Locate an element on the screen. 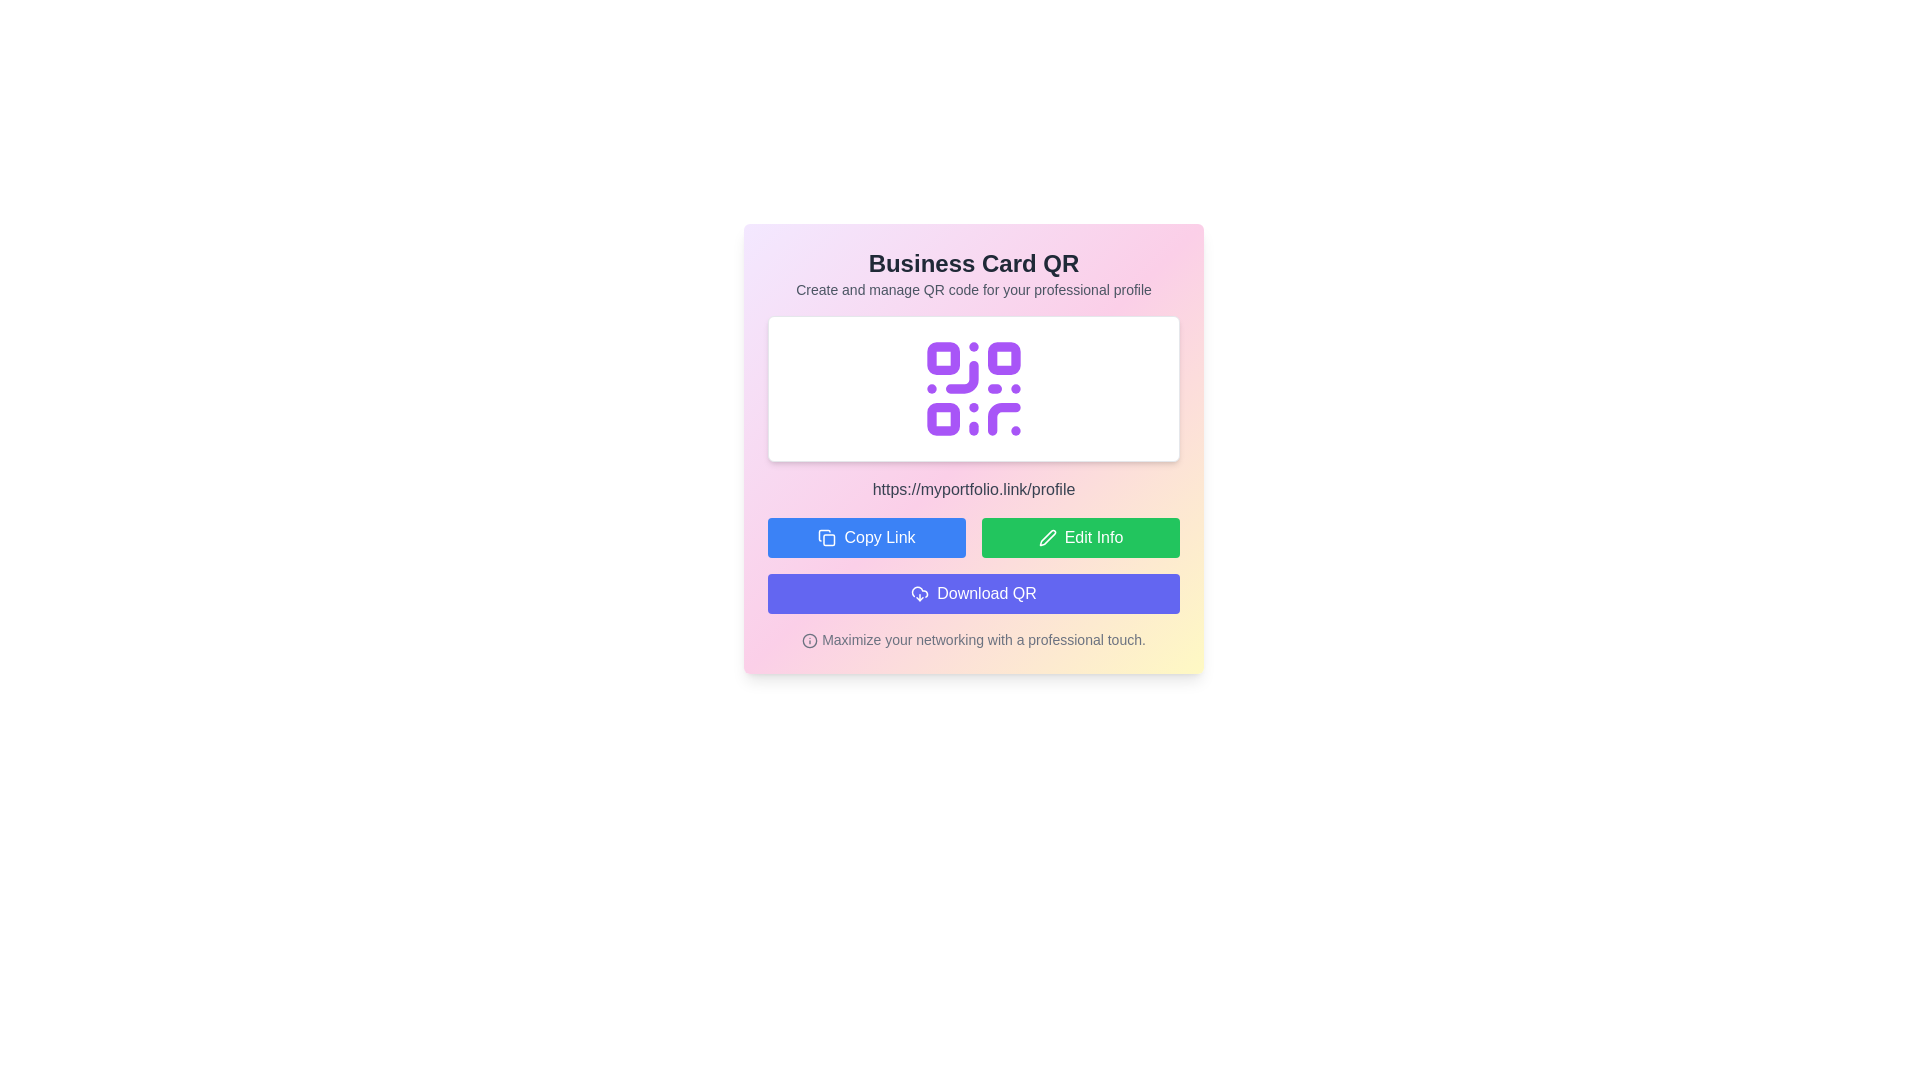 The image size is (1920, 1080). the 'Download QR' button that contains a cloud icon with a downward arrow, located at the bottom of the card interface is located at coordinates (919, 593).